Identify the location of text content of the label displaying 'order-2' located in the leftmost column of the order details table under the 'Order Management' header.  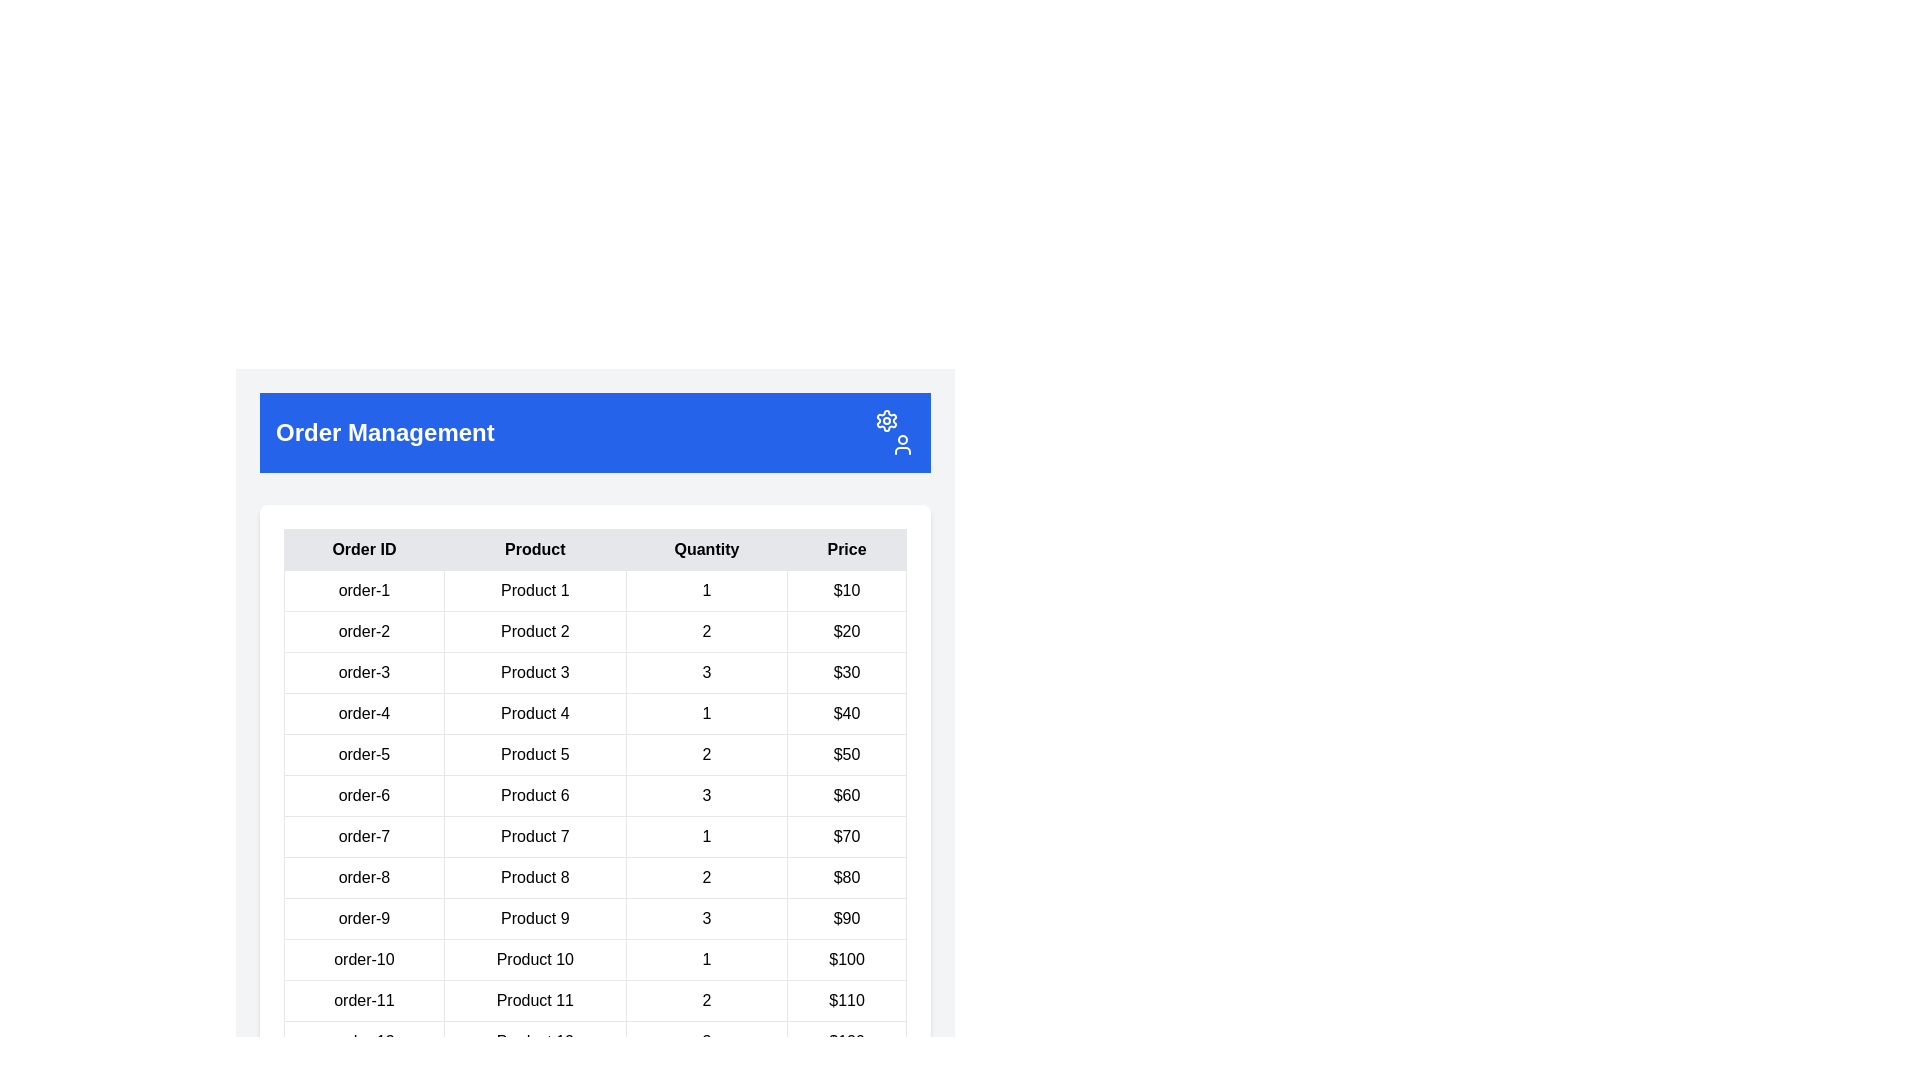
(364, 632).